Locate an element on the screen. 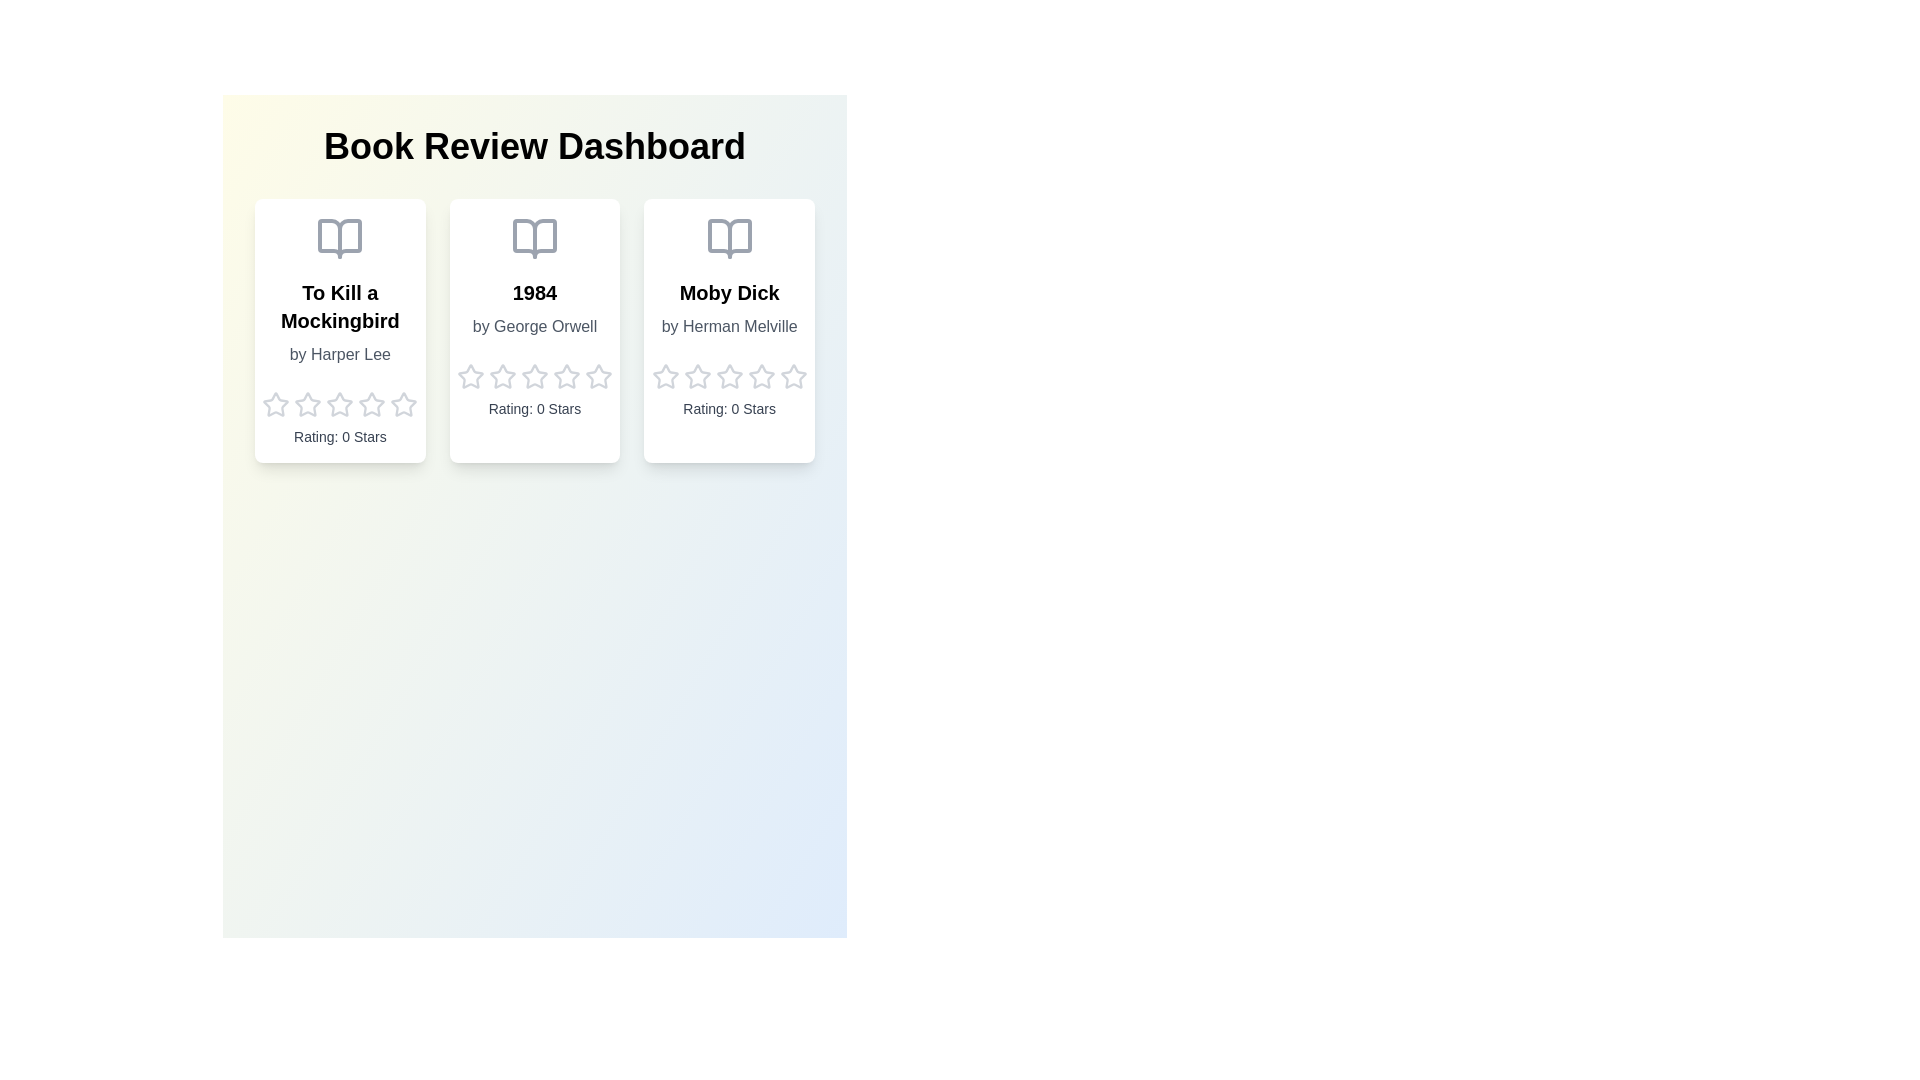 The image size is (1920, 1080). the star icon corresponding to the rating 4 for the book 2 is located at coordinates (565, 377).